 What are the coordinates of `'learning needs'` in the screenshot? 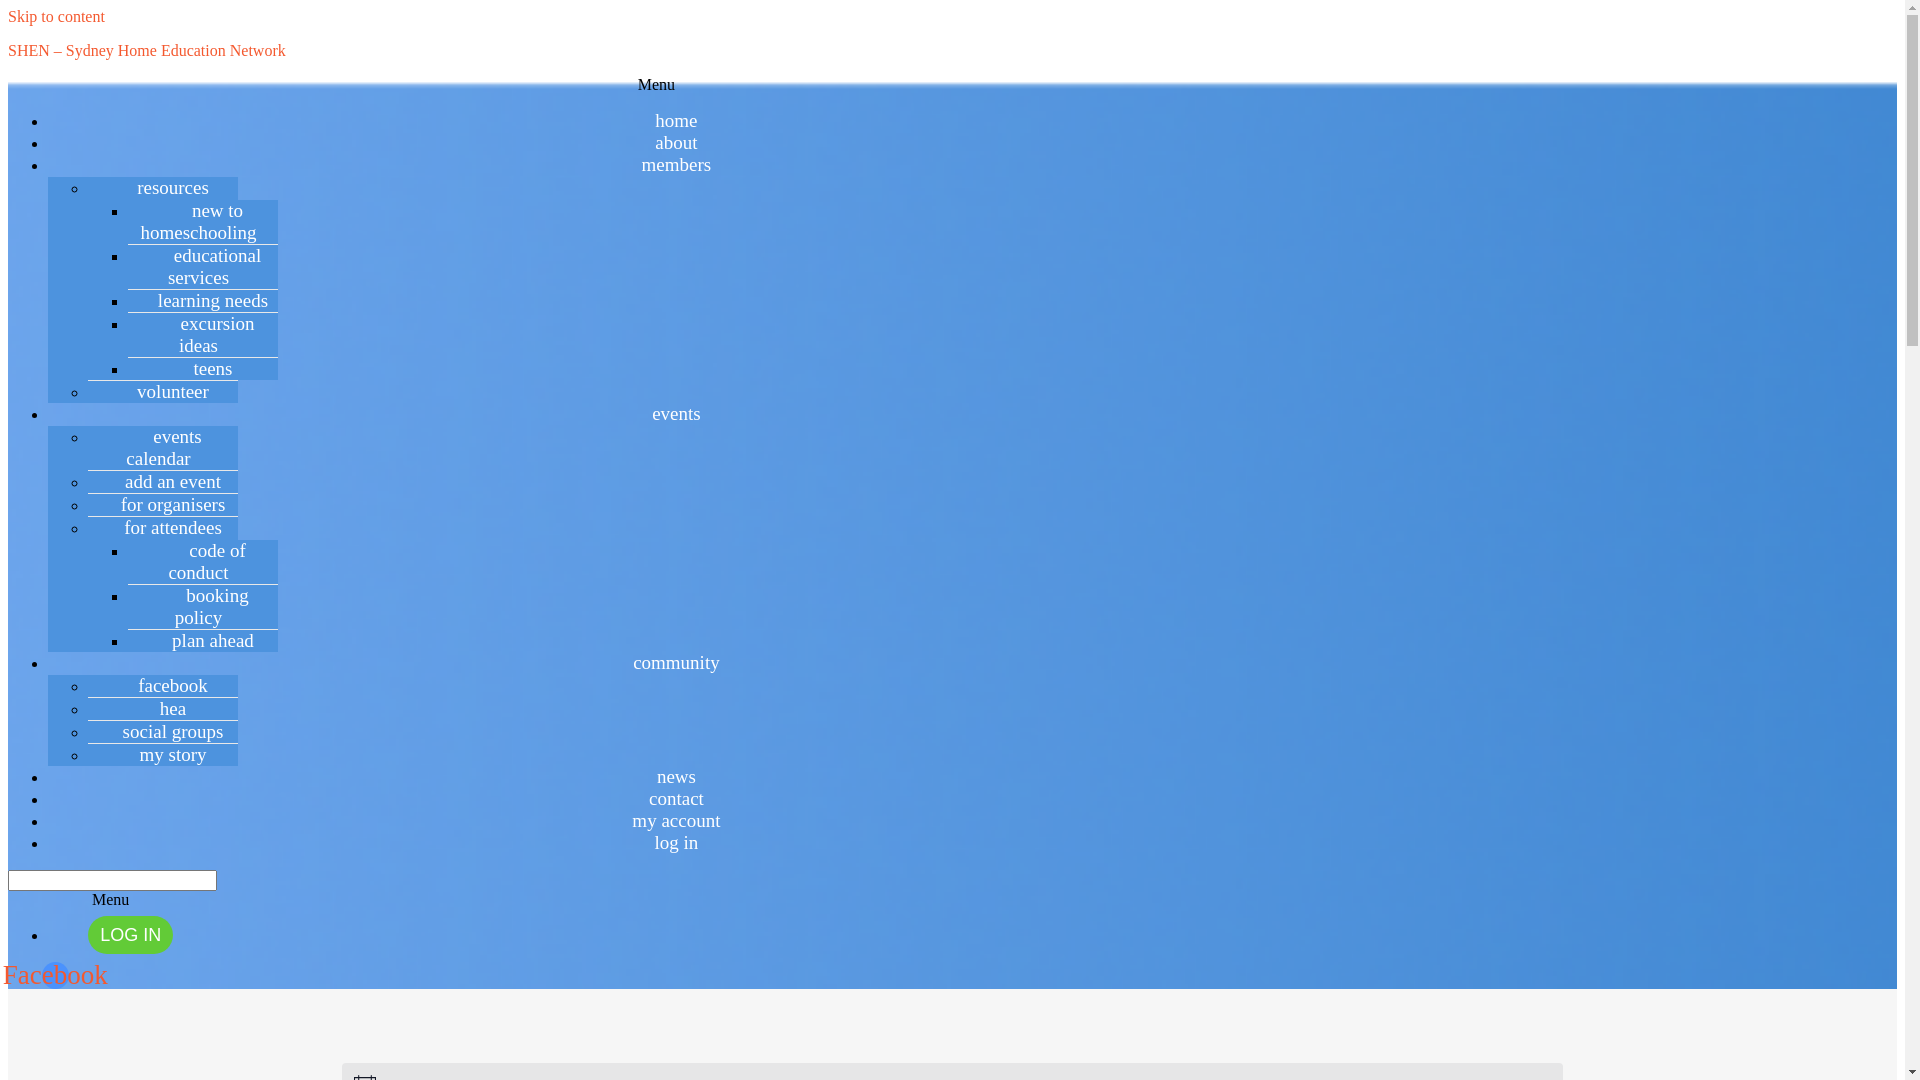 It's located at (128, 300).